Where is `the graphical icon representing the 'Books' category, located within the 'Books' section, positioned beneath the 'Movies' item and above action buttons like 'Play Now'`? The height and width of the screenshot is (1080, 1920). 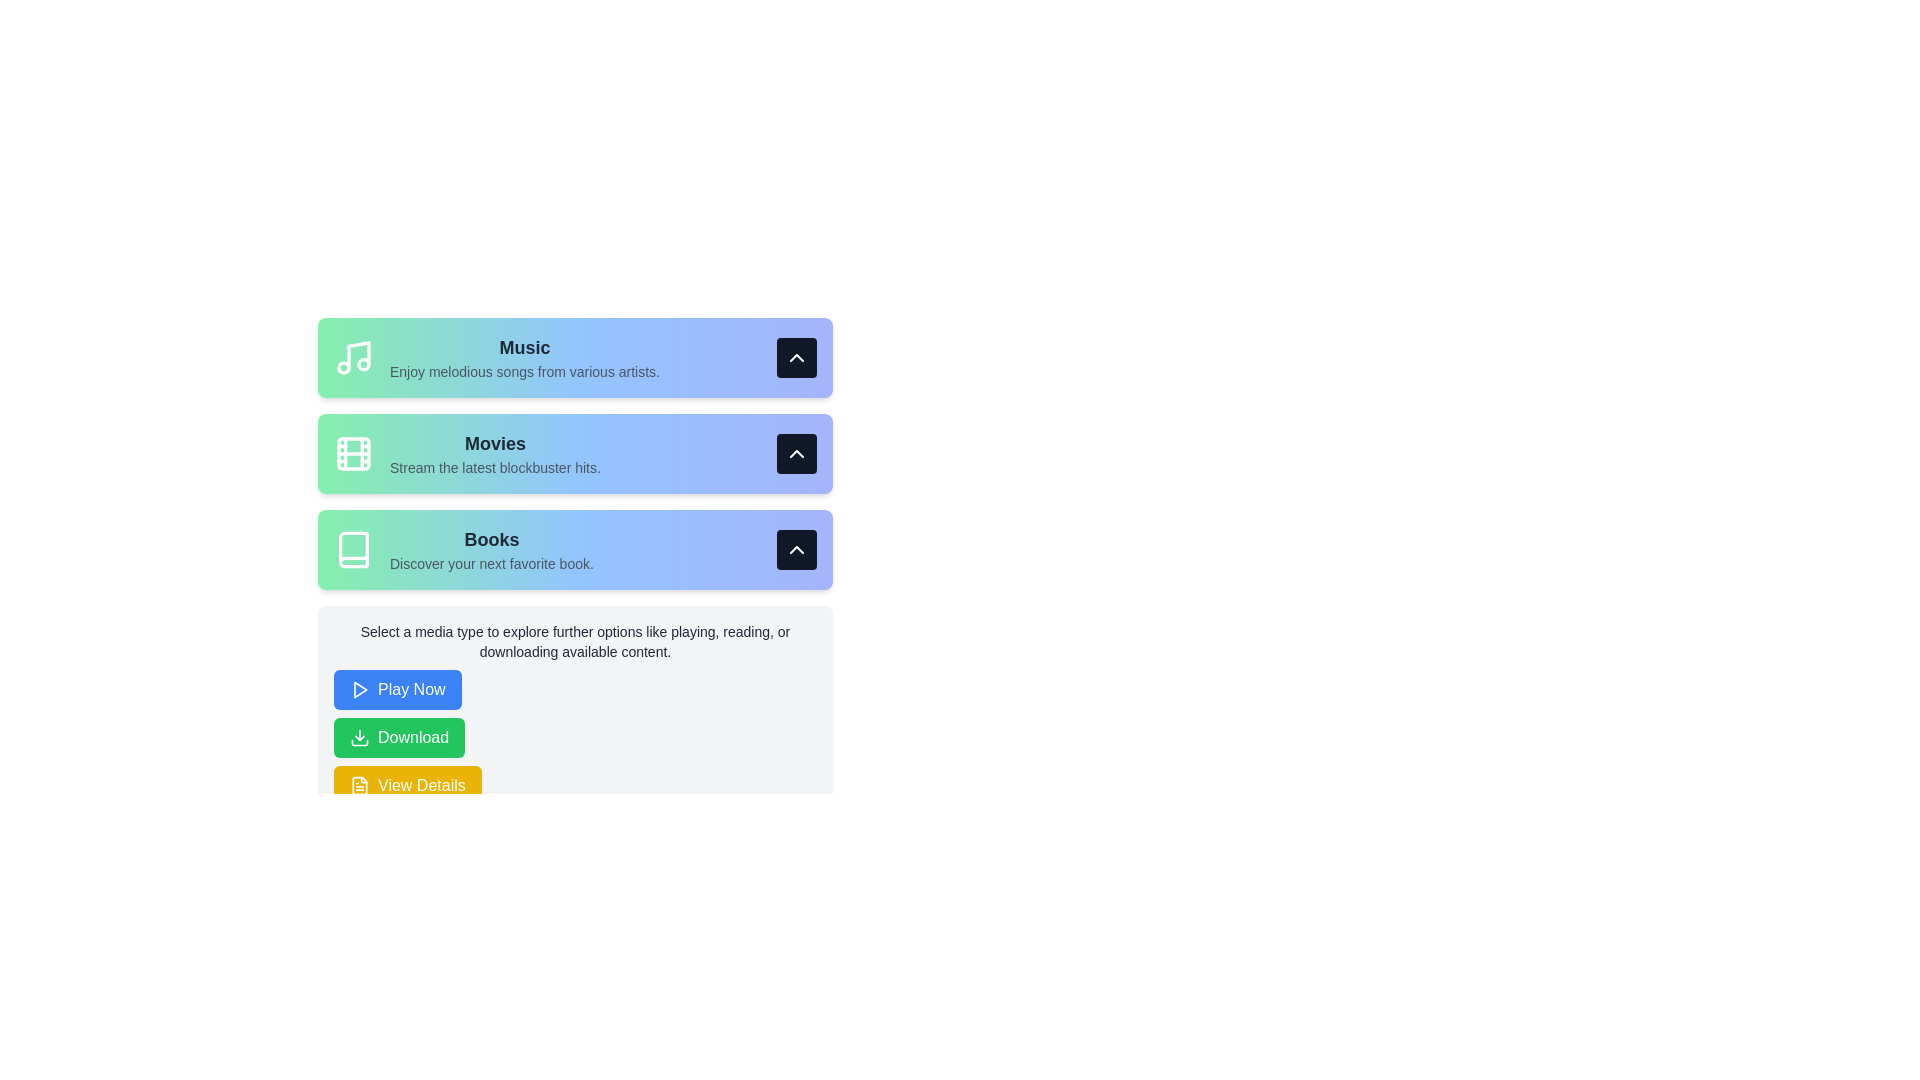 the graphical icon representing the 'Books' category, located within the 'Books' section, positioned beneath the 'Movies' item and above action buttons like 'Play Now' is located at coordinates (354, 550).